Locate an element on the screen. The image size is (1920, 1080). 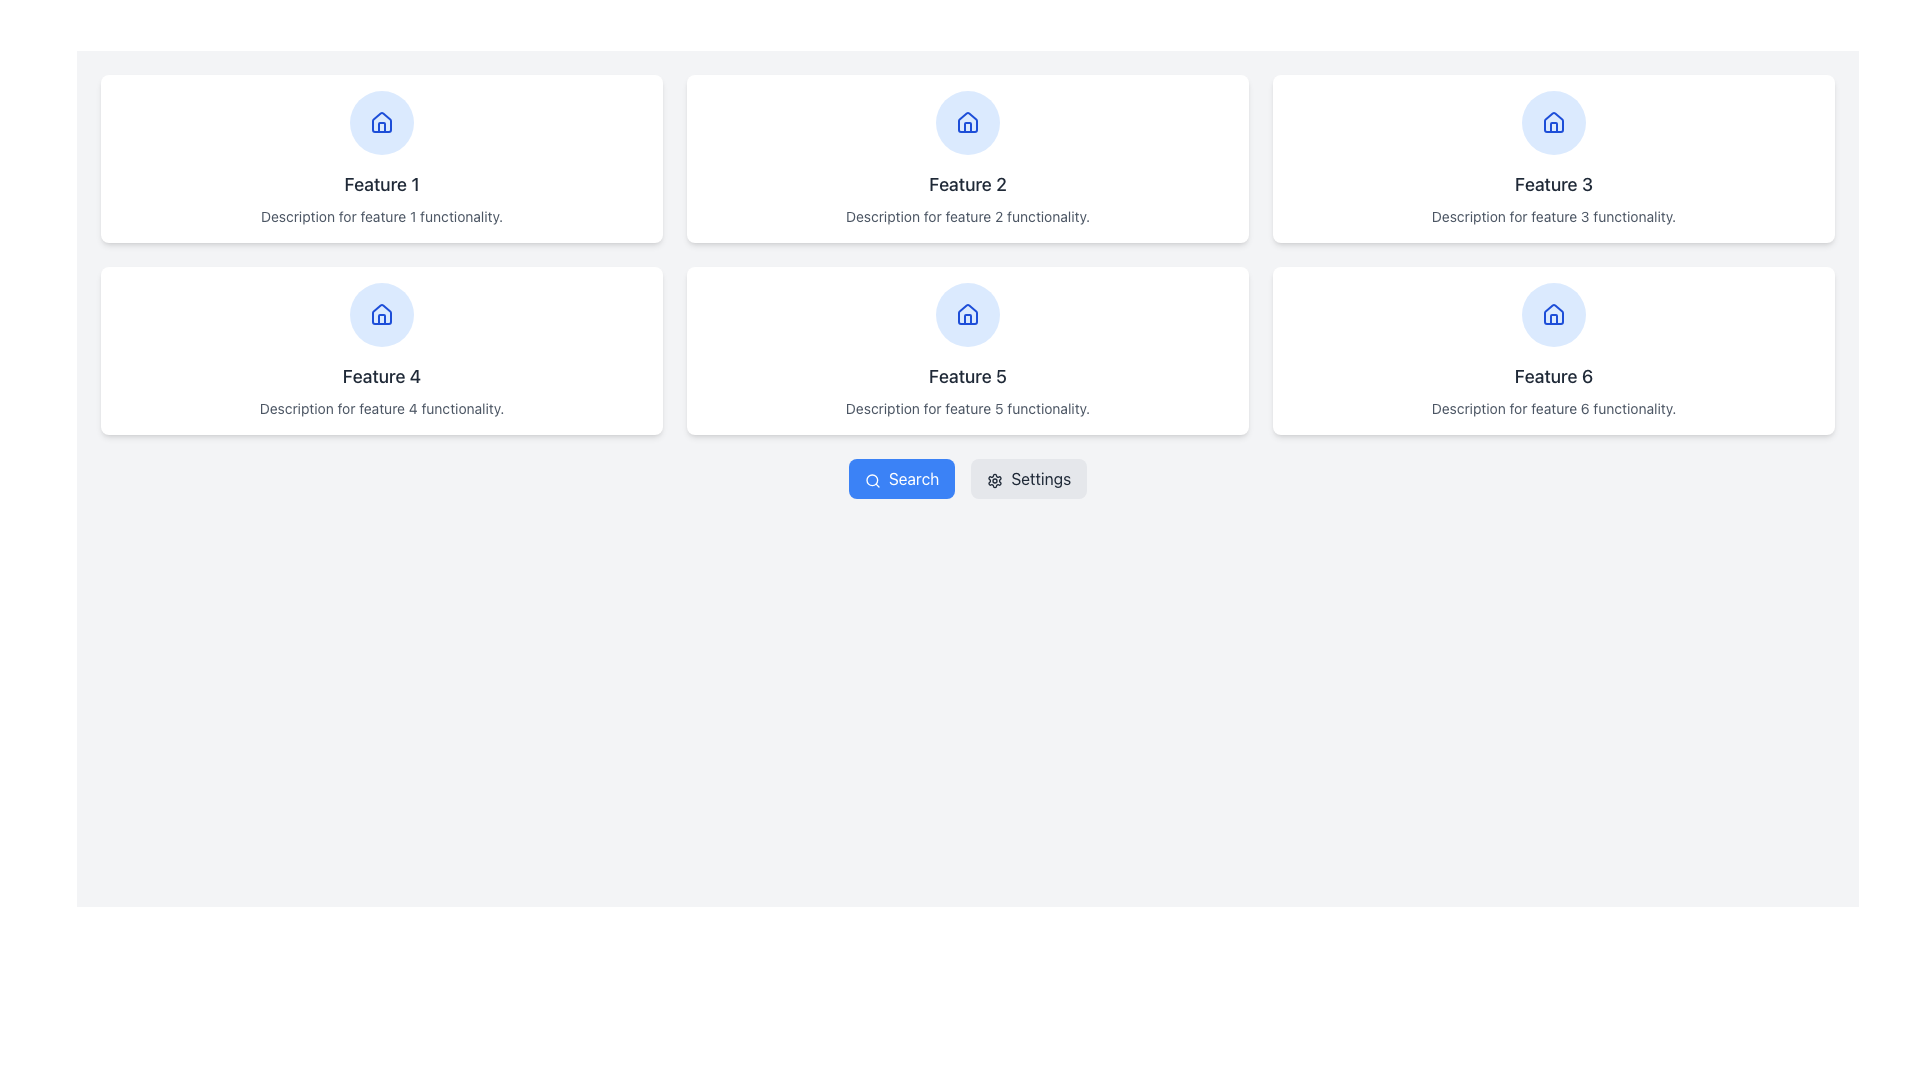
the non-interactive Text Label that provides information about 'Feature 6', located at the bottom of the card in the bottom-right corner of a two-row grid layout is located at coordinates (1553, 407).